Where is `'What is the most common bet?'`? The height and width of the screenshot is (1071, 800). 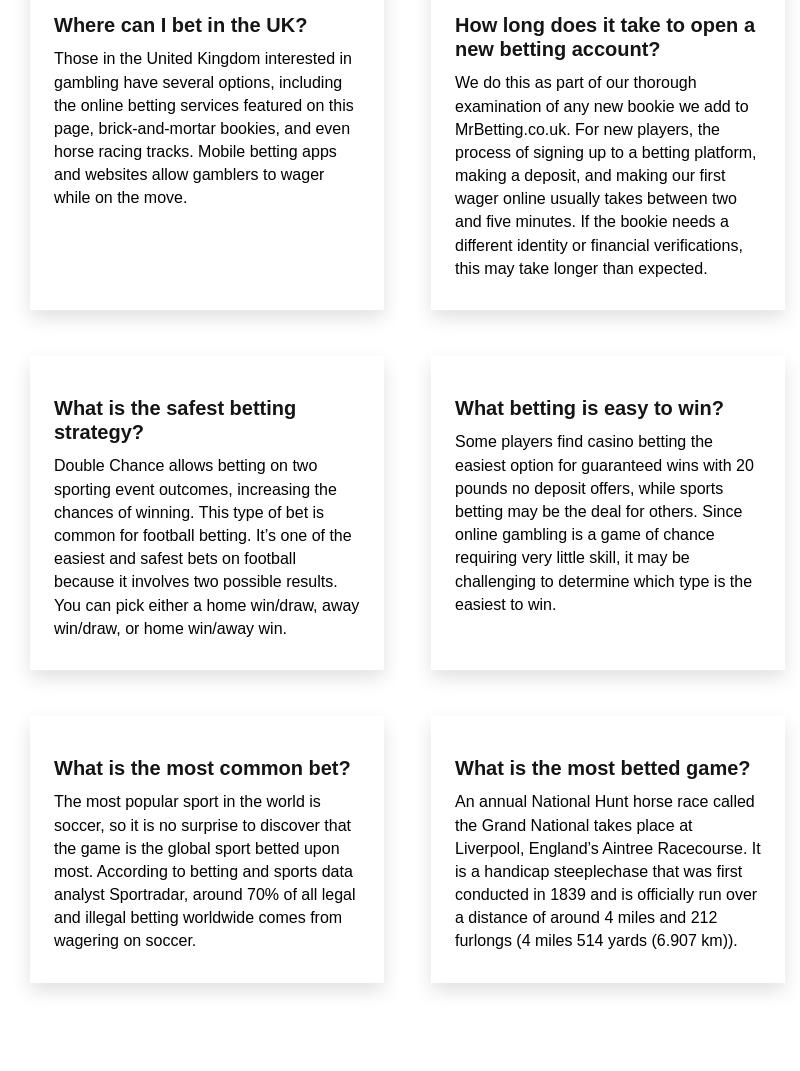 'What is the most common bet?' is located at coordinates (202, 767).